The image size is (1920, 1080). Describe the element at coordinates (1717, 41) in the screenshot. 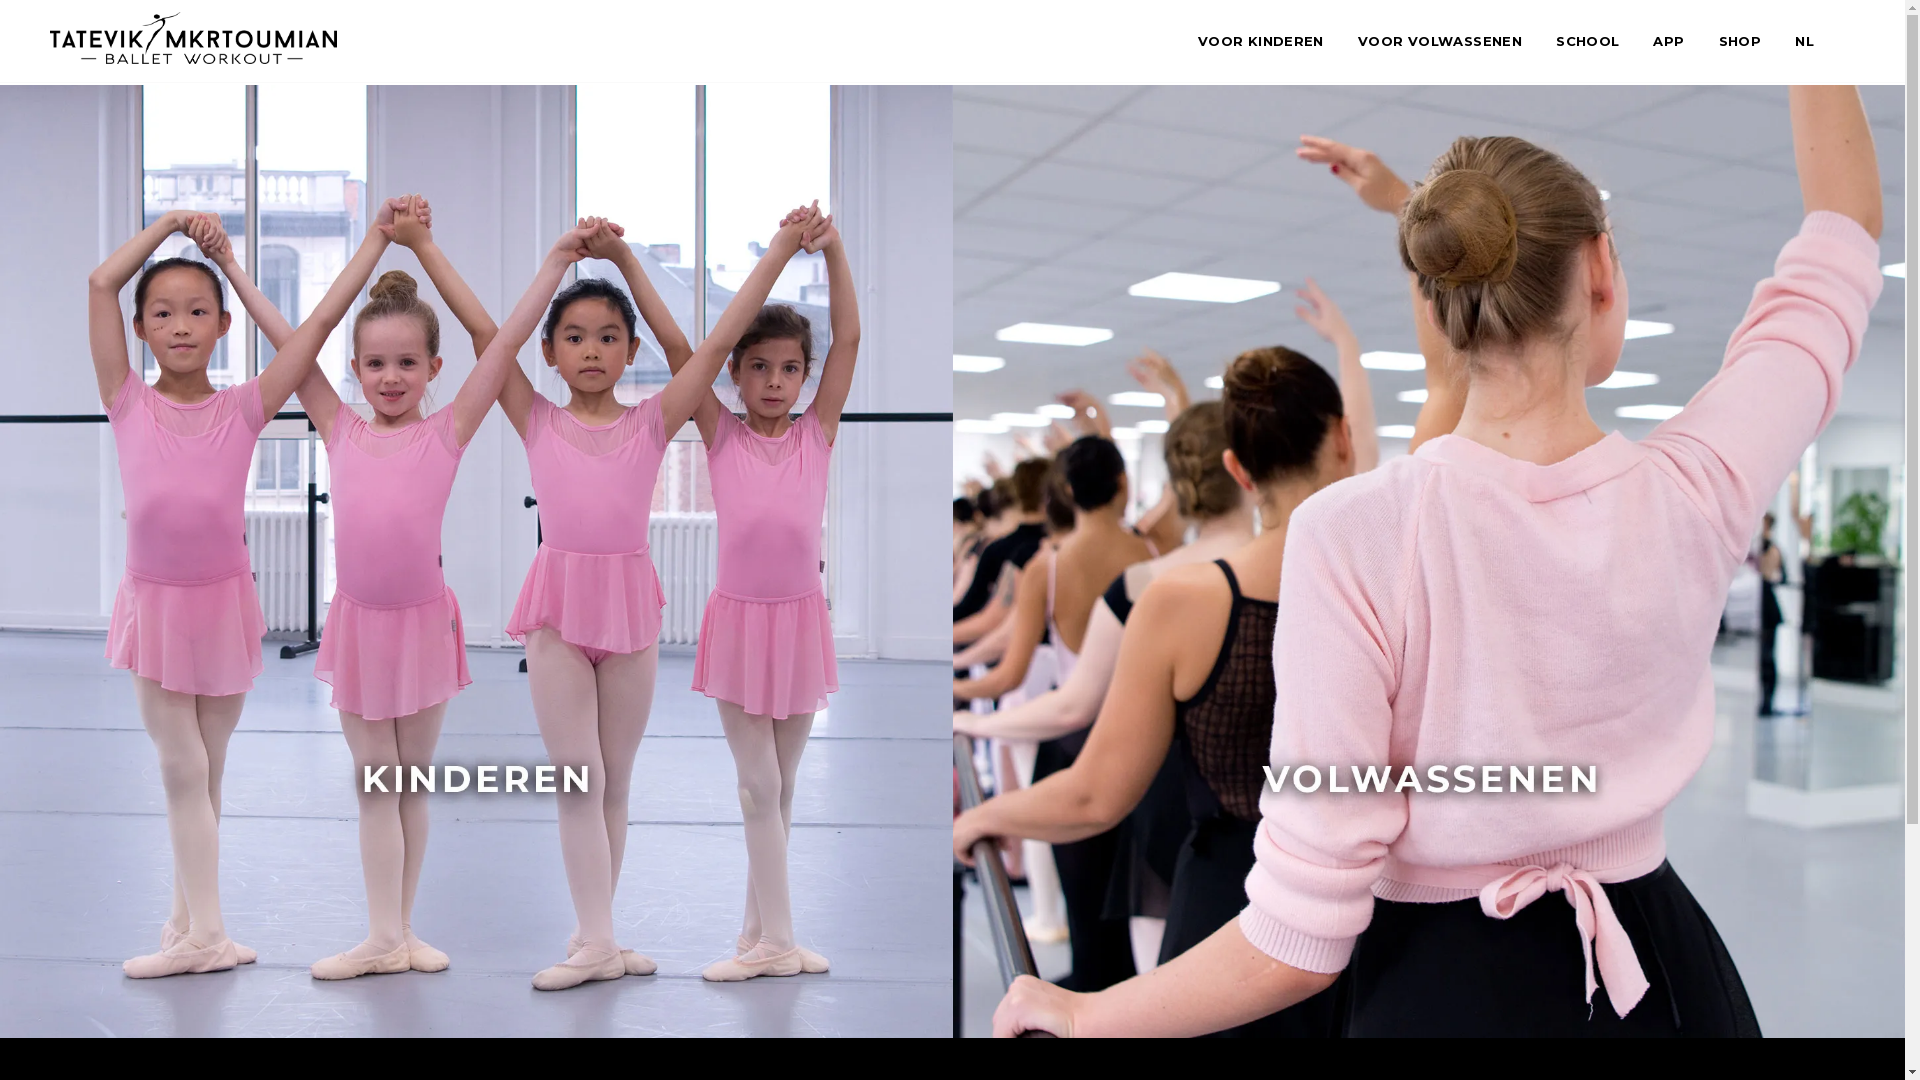

I see `'SHOP'` at that location.